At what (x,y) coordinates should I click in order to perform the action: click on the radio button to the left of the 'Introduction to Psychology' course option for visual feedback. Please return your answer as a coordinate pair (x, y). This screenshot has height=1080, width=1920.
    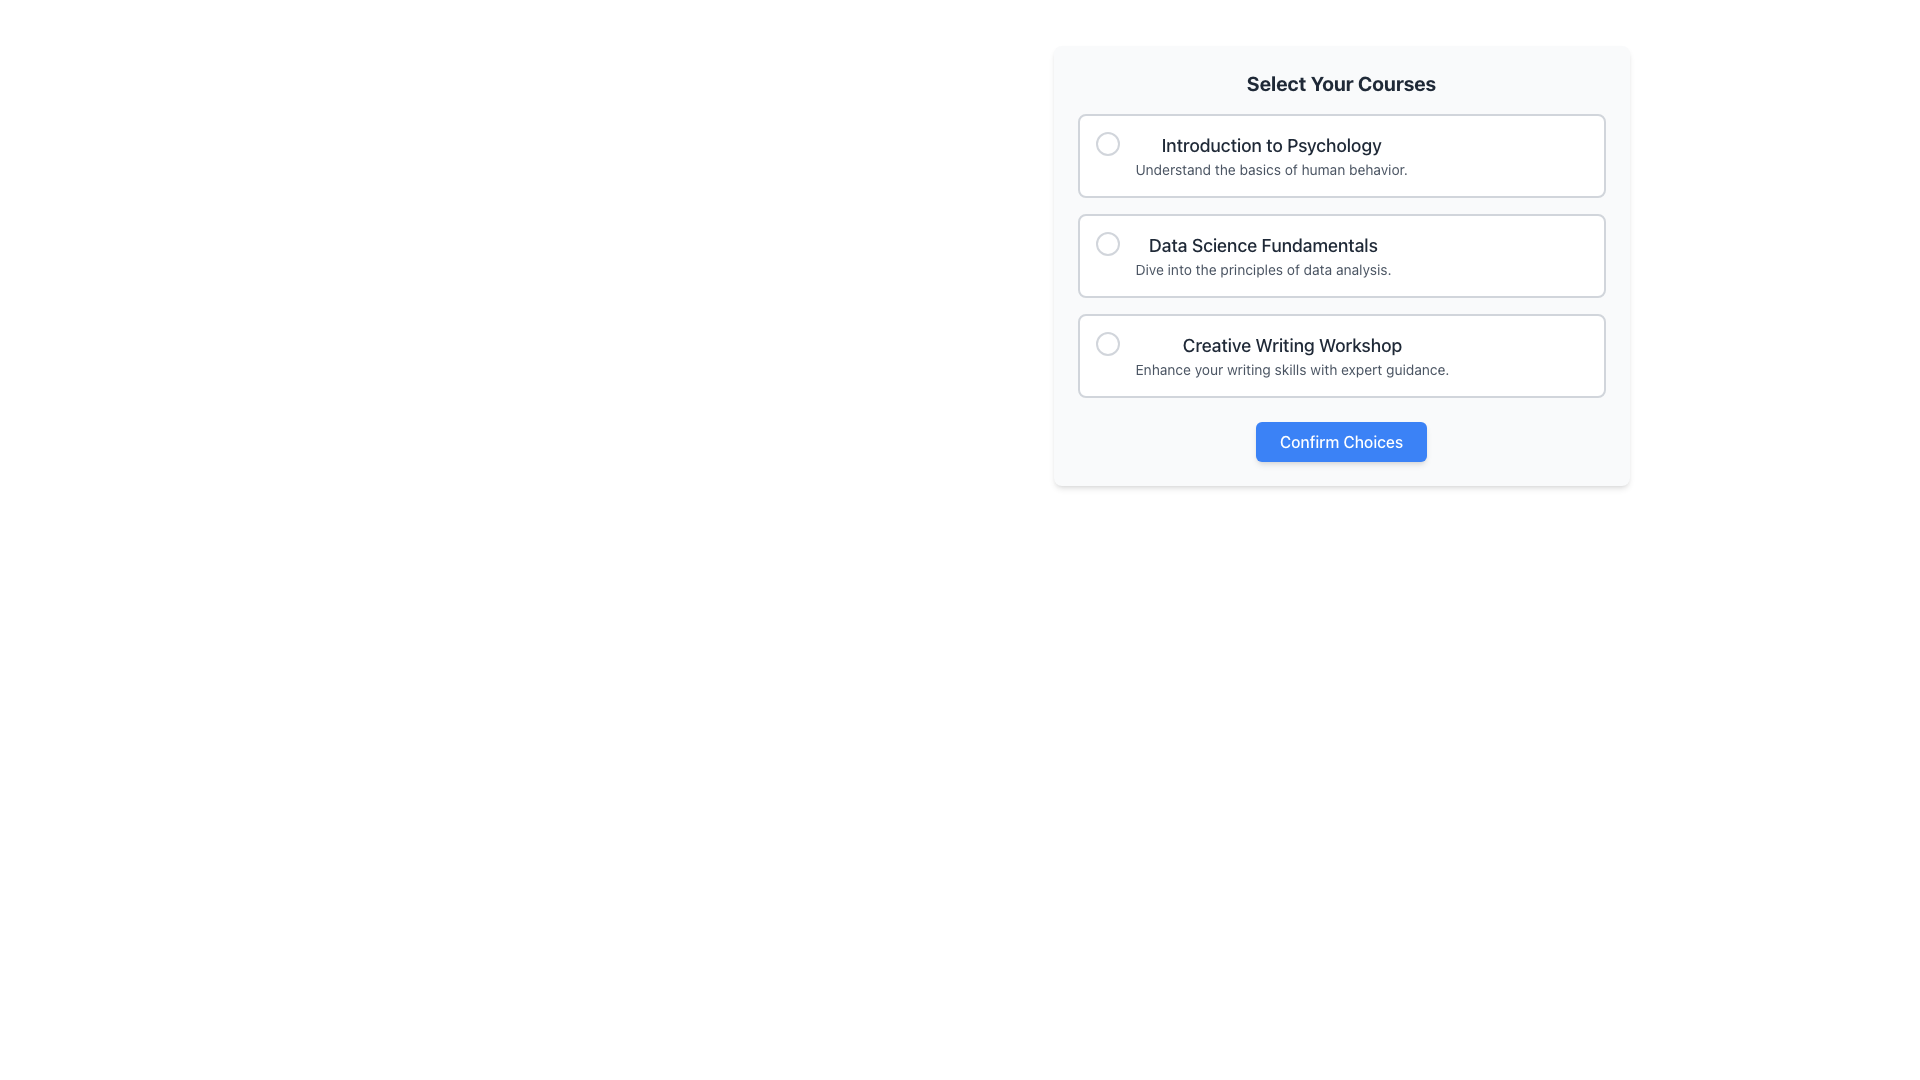
    Looking at the image, I should click on (1106, 142).